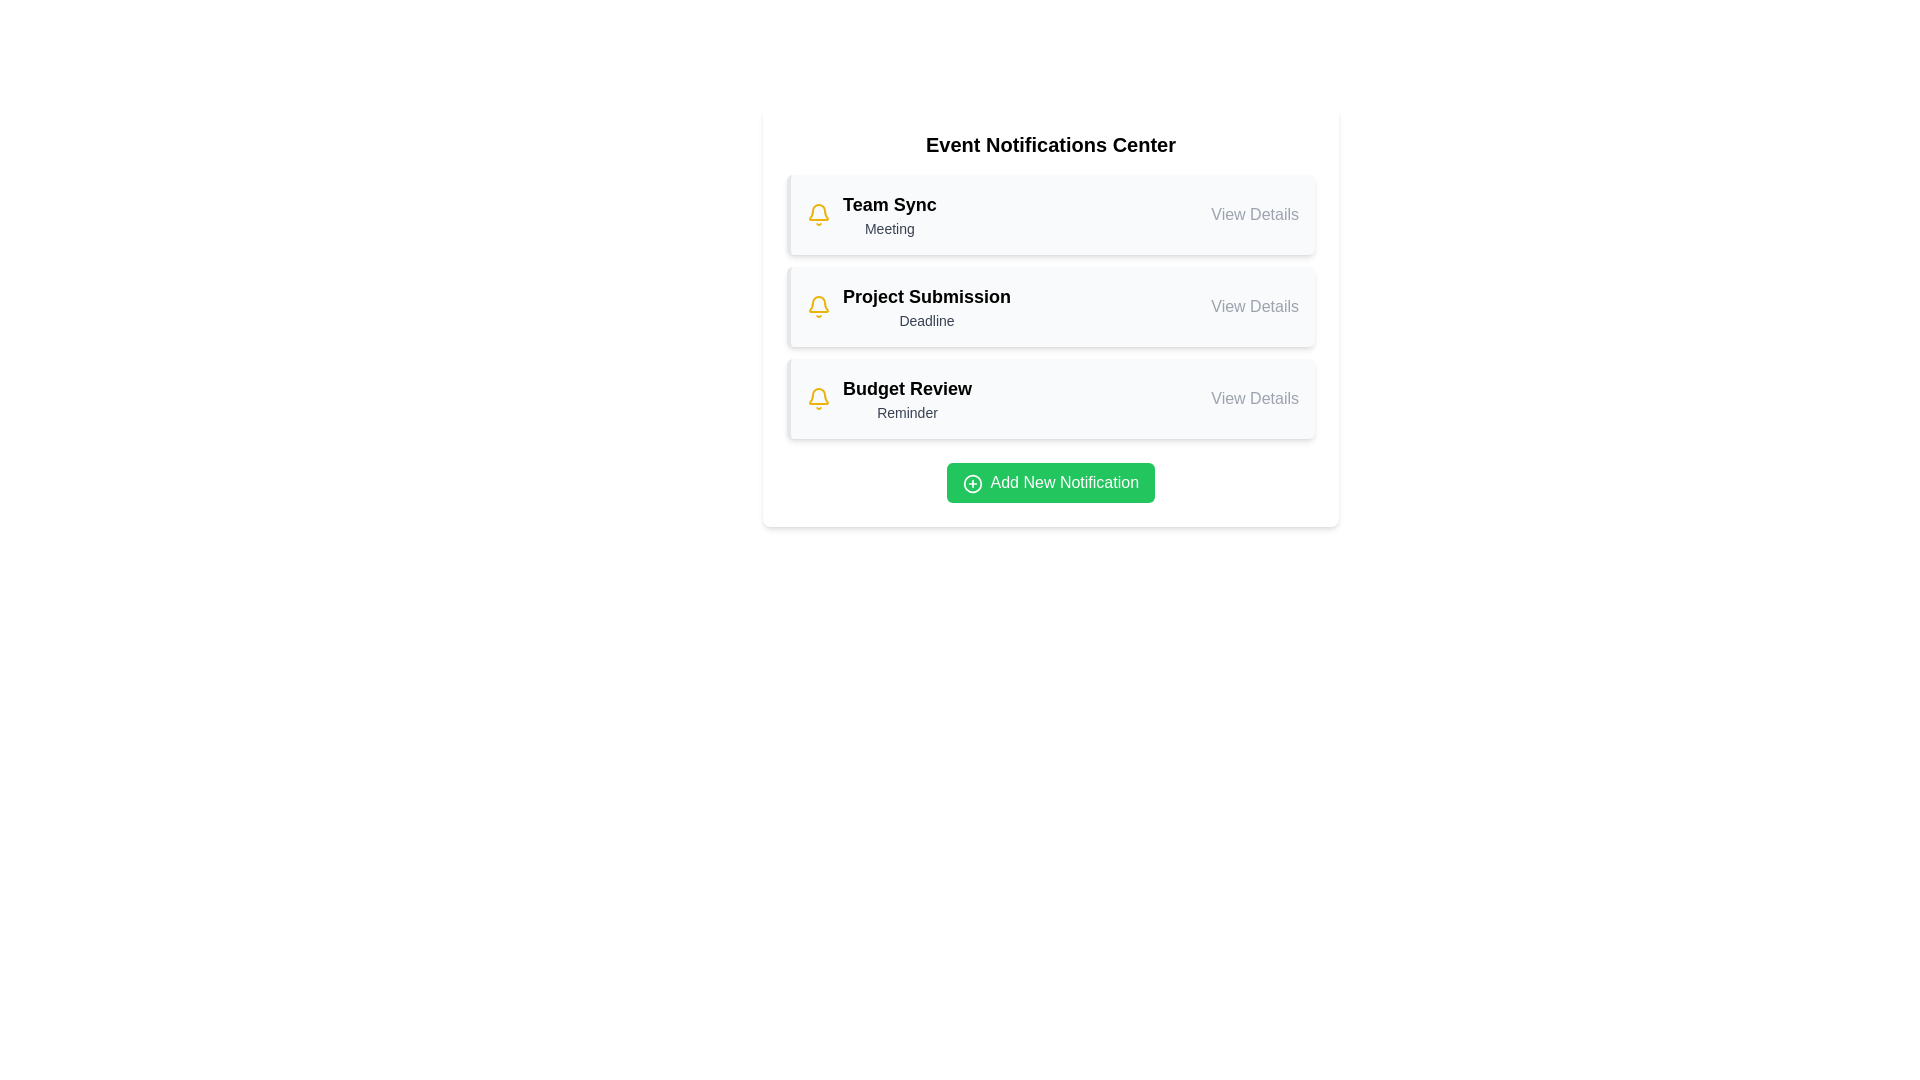 The width and height of the screenshot is (1920, 1080). I want to click on the 'Add New Notification' button, which has a green background, white text, and a plus sign icon, located at the bottom of the 'Event Notifications Center', so click(1050, 482).